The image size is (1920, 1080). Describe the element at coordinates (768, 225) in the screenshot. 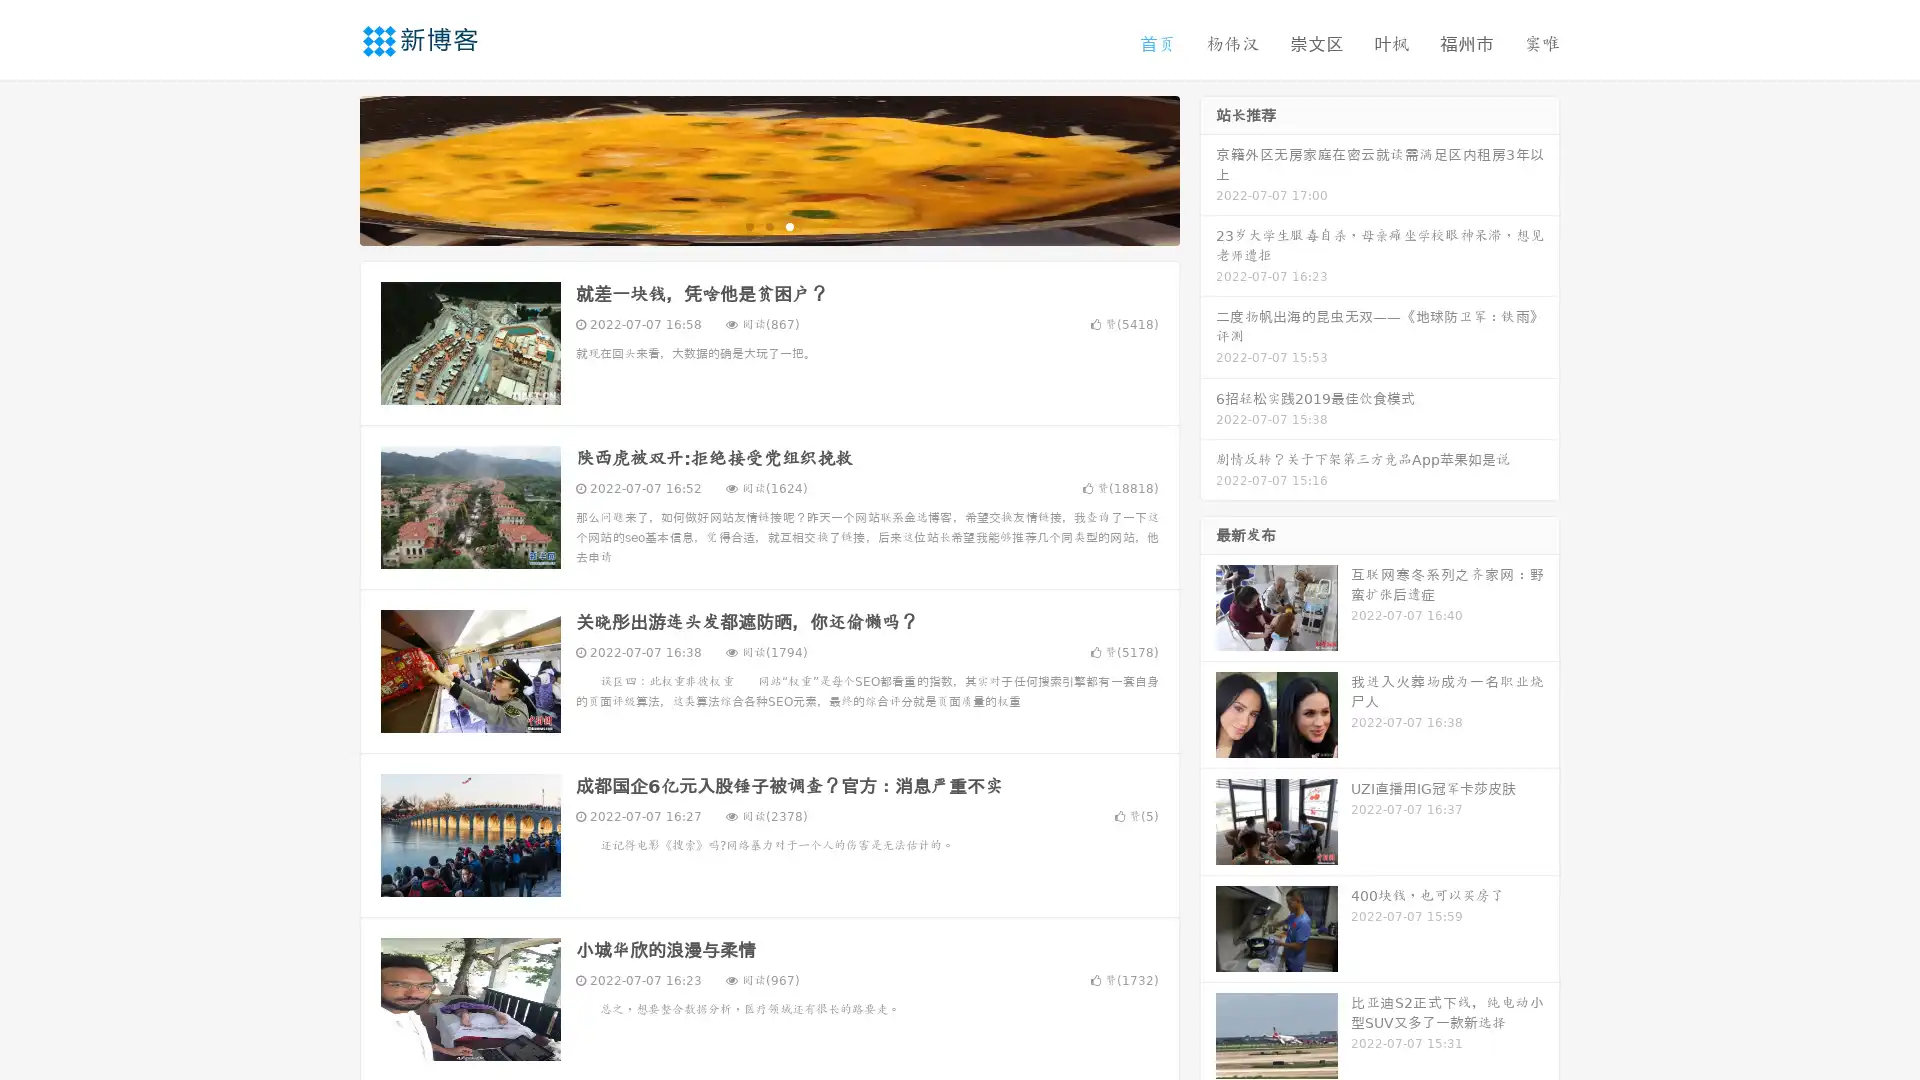

I see `Go to slide 2` at that location.